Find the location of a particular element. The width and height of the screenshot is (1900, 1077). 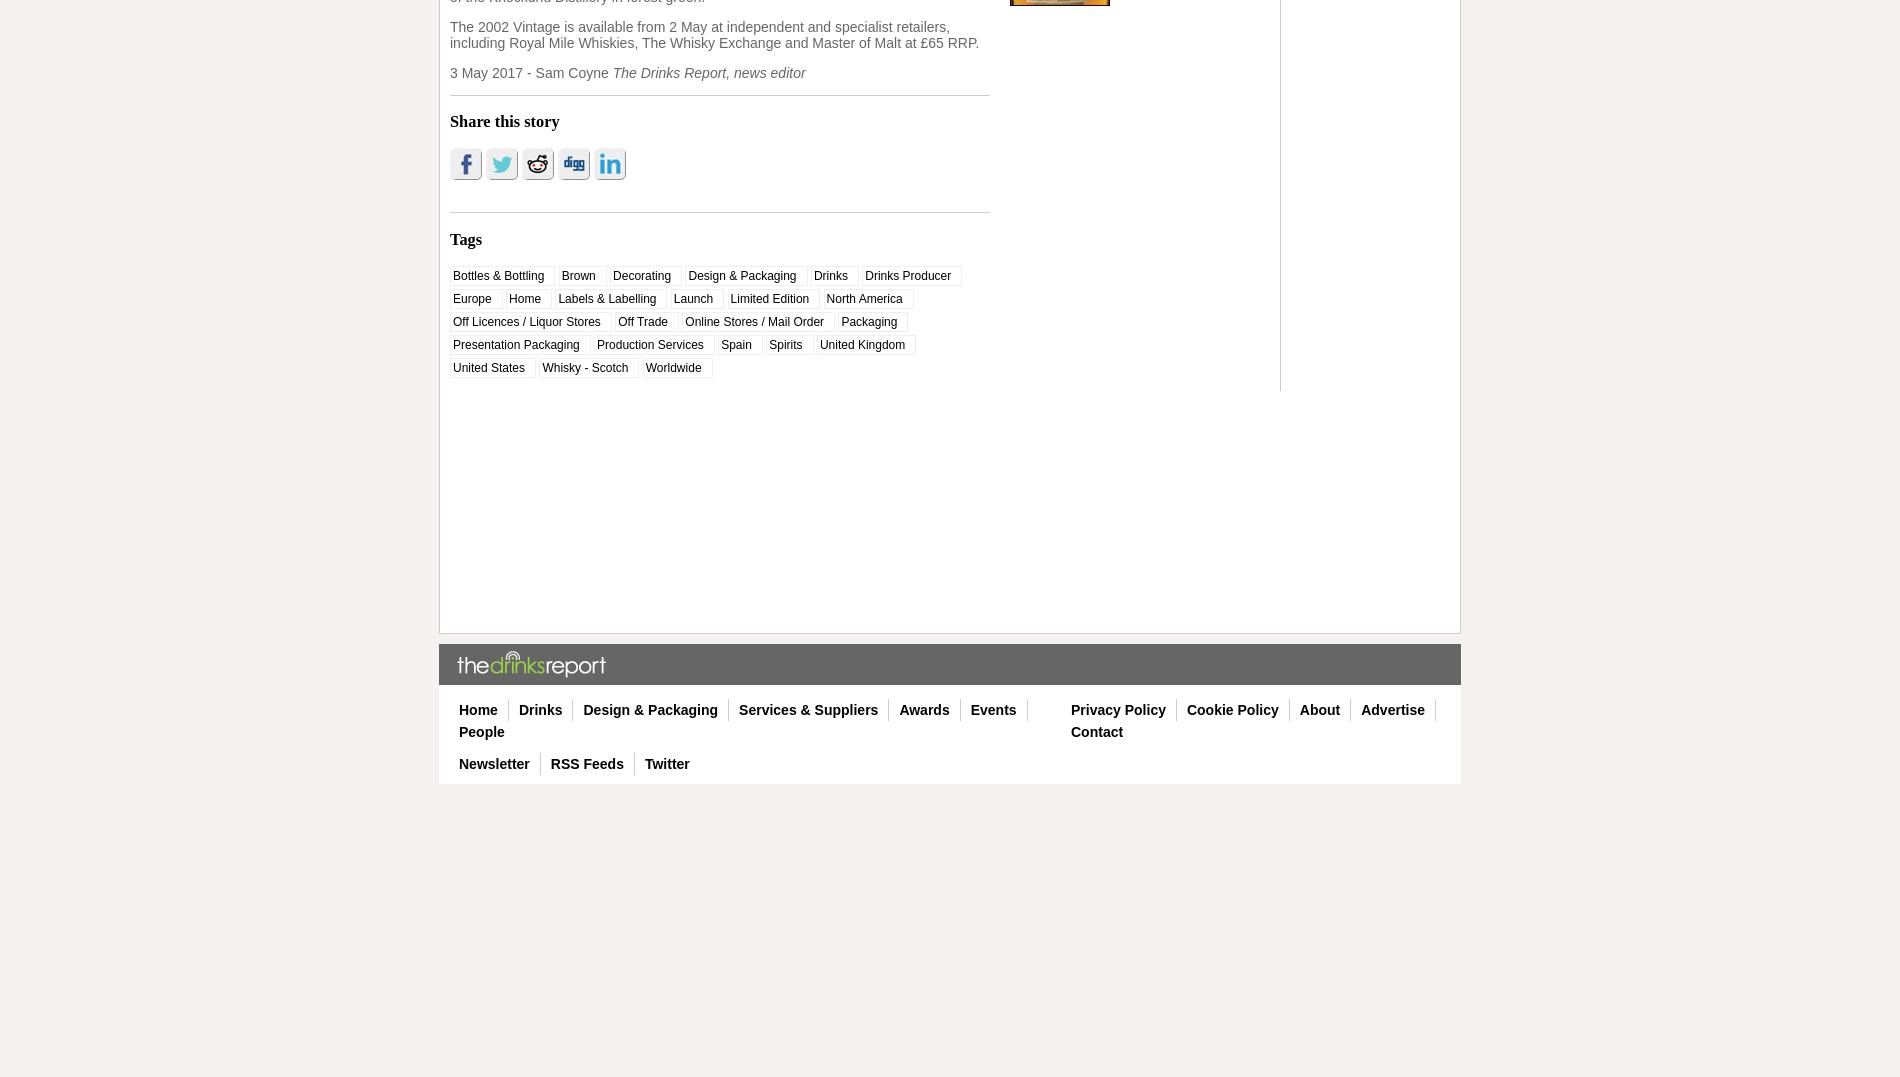

'Decorating' is located at coordinates (642, 275).